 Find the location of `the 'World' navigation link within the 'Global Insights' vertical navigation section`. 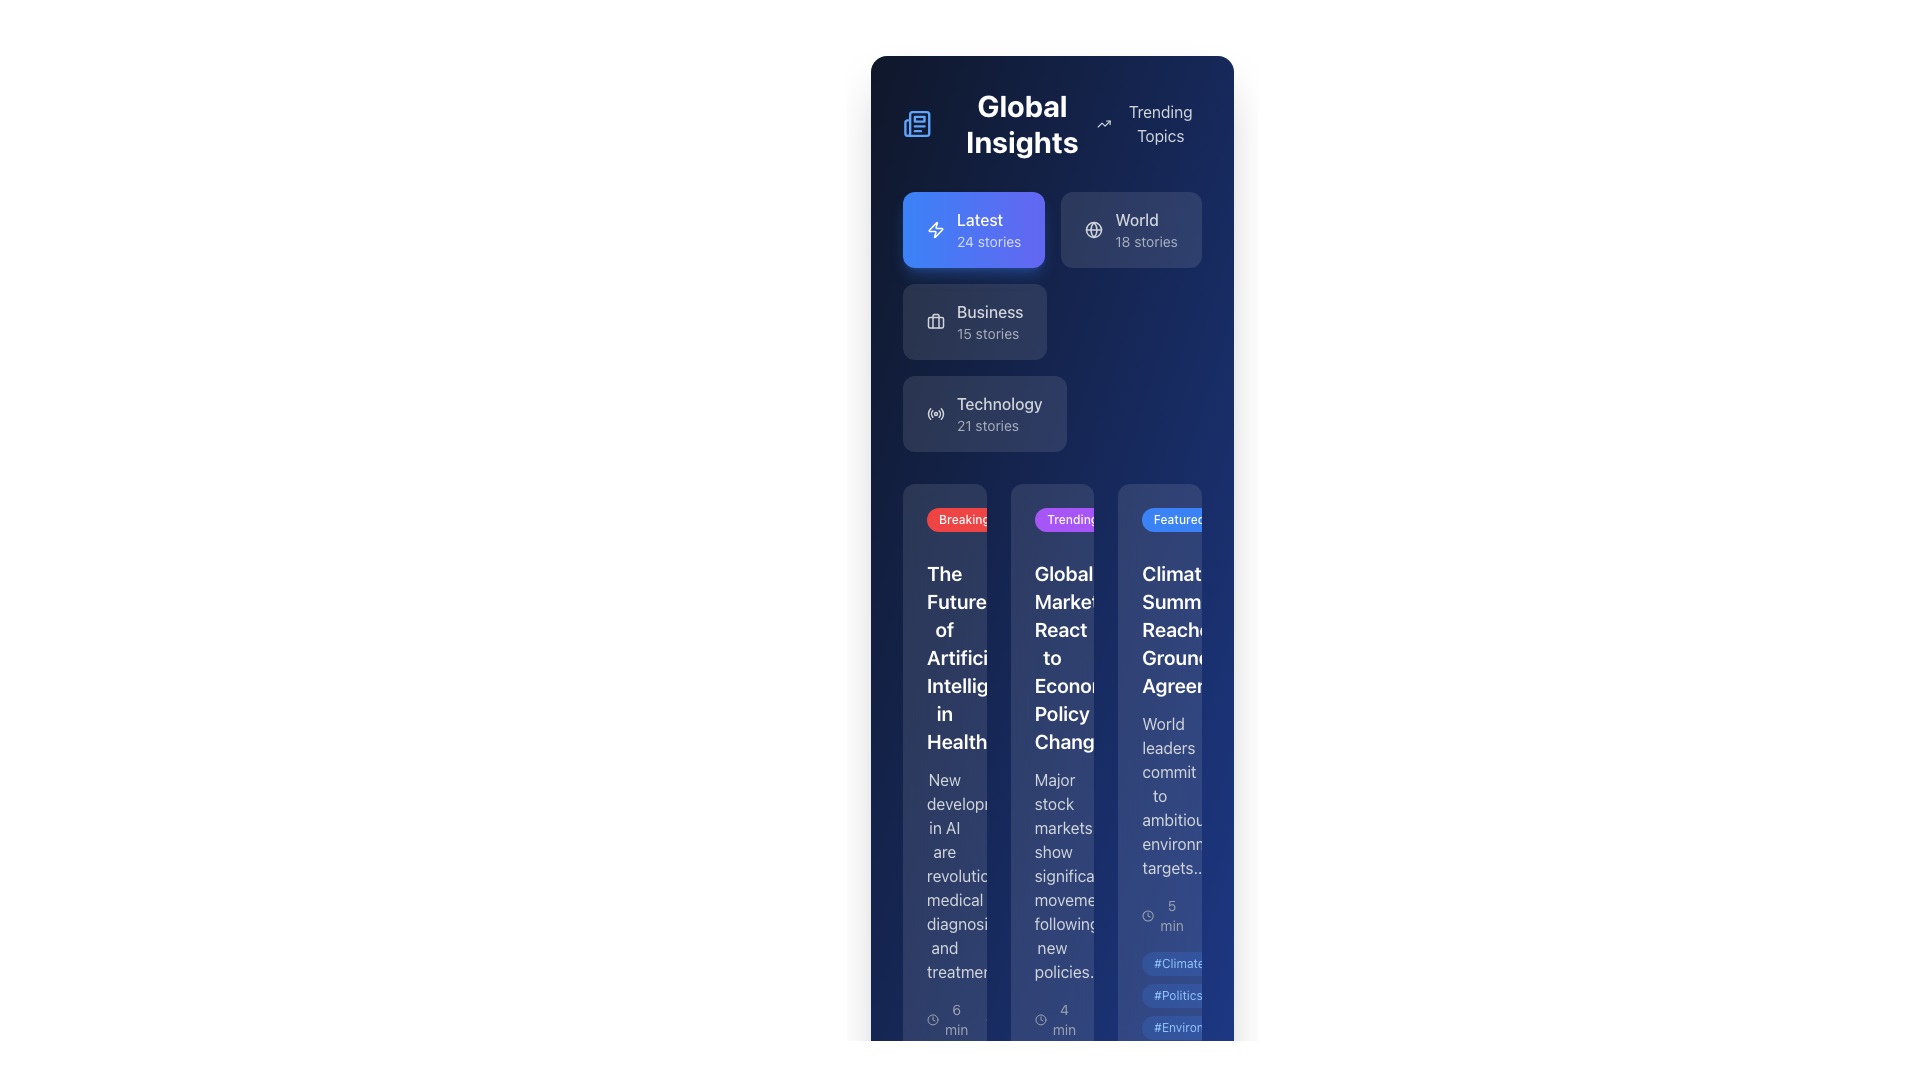

the 'World' navigation link within the 'Global Insights' vertical navigation section is located at coordinates (1146, 229).